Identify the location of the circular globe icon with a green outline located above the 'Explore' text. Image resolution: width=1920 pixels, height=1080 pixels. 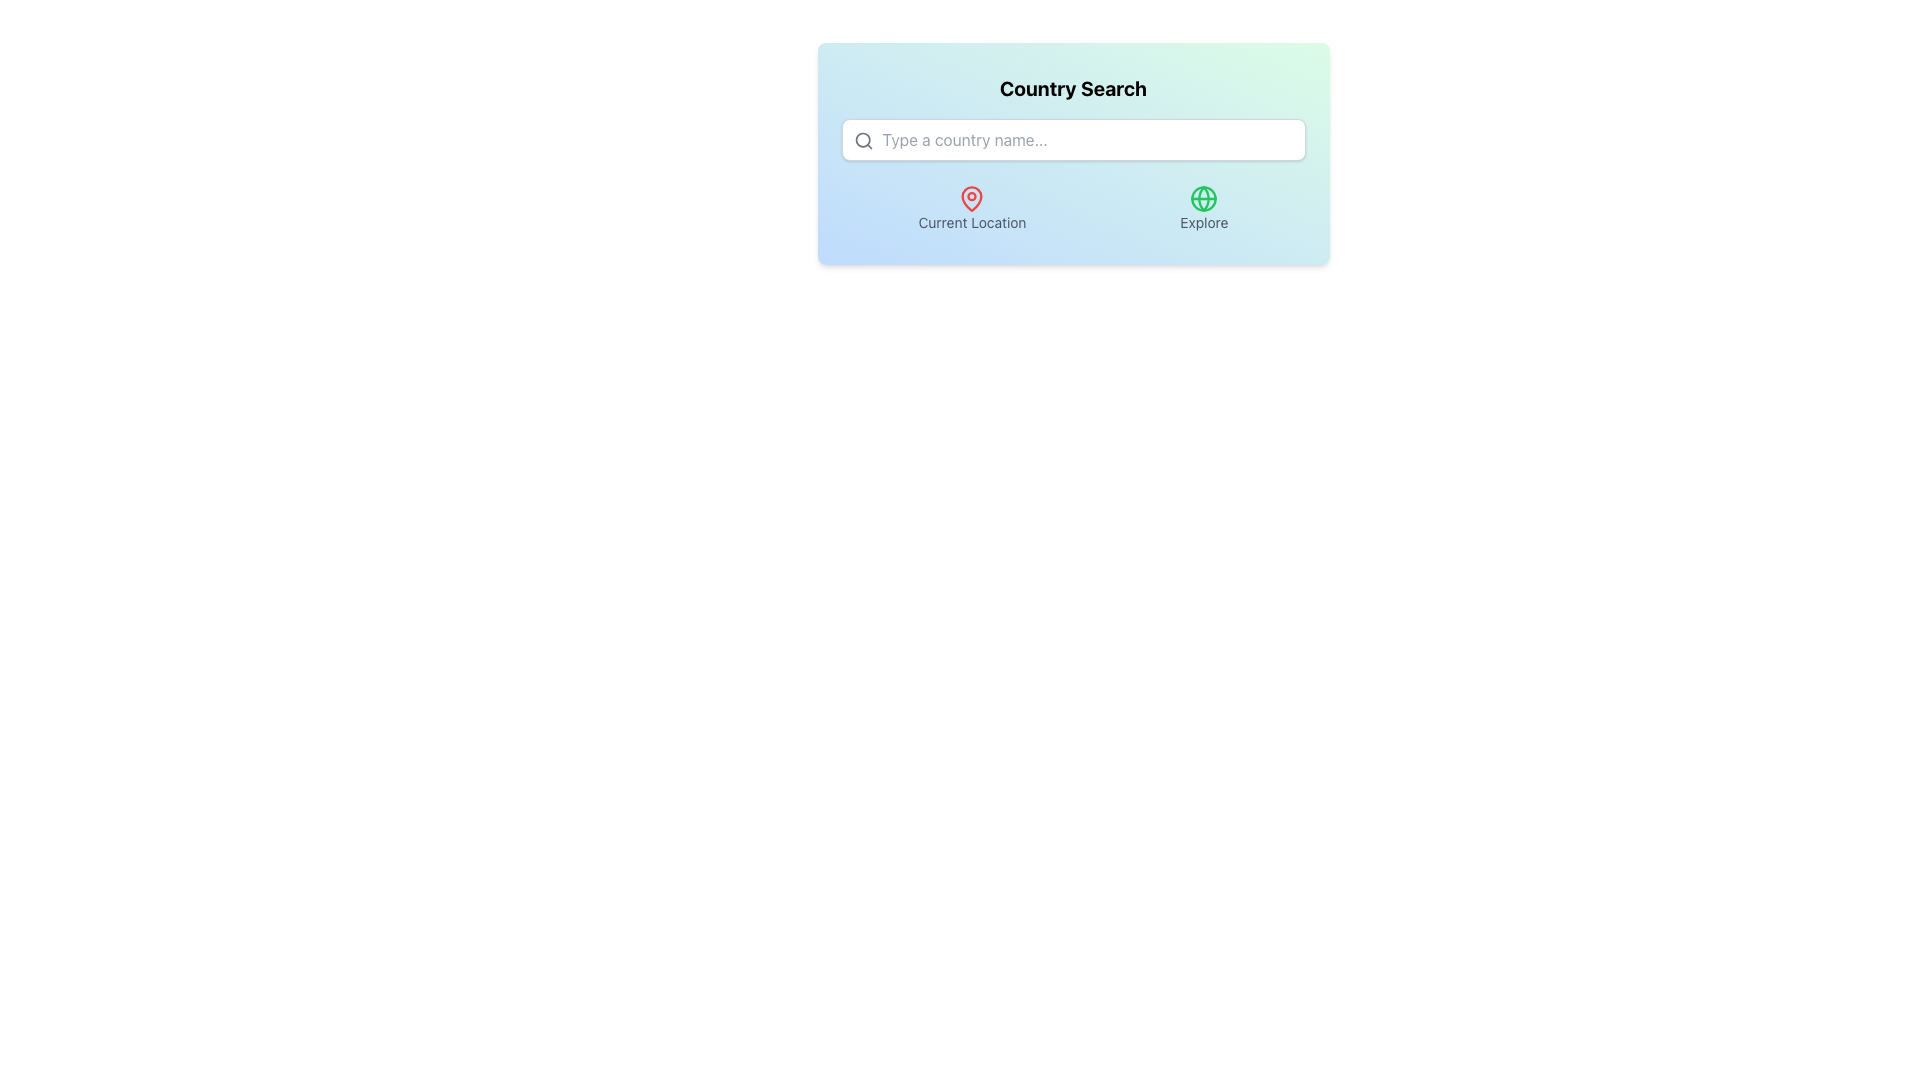
(1203, 199).